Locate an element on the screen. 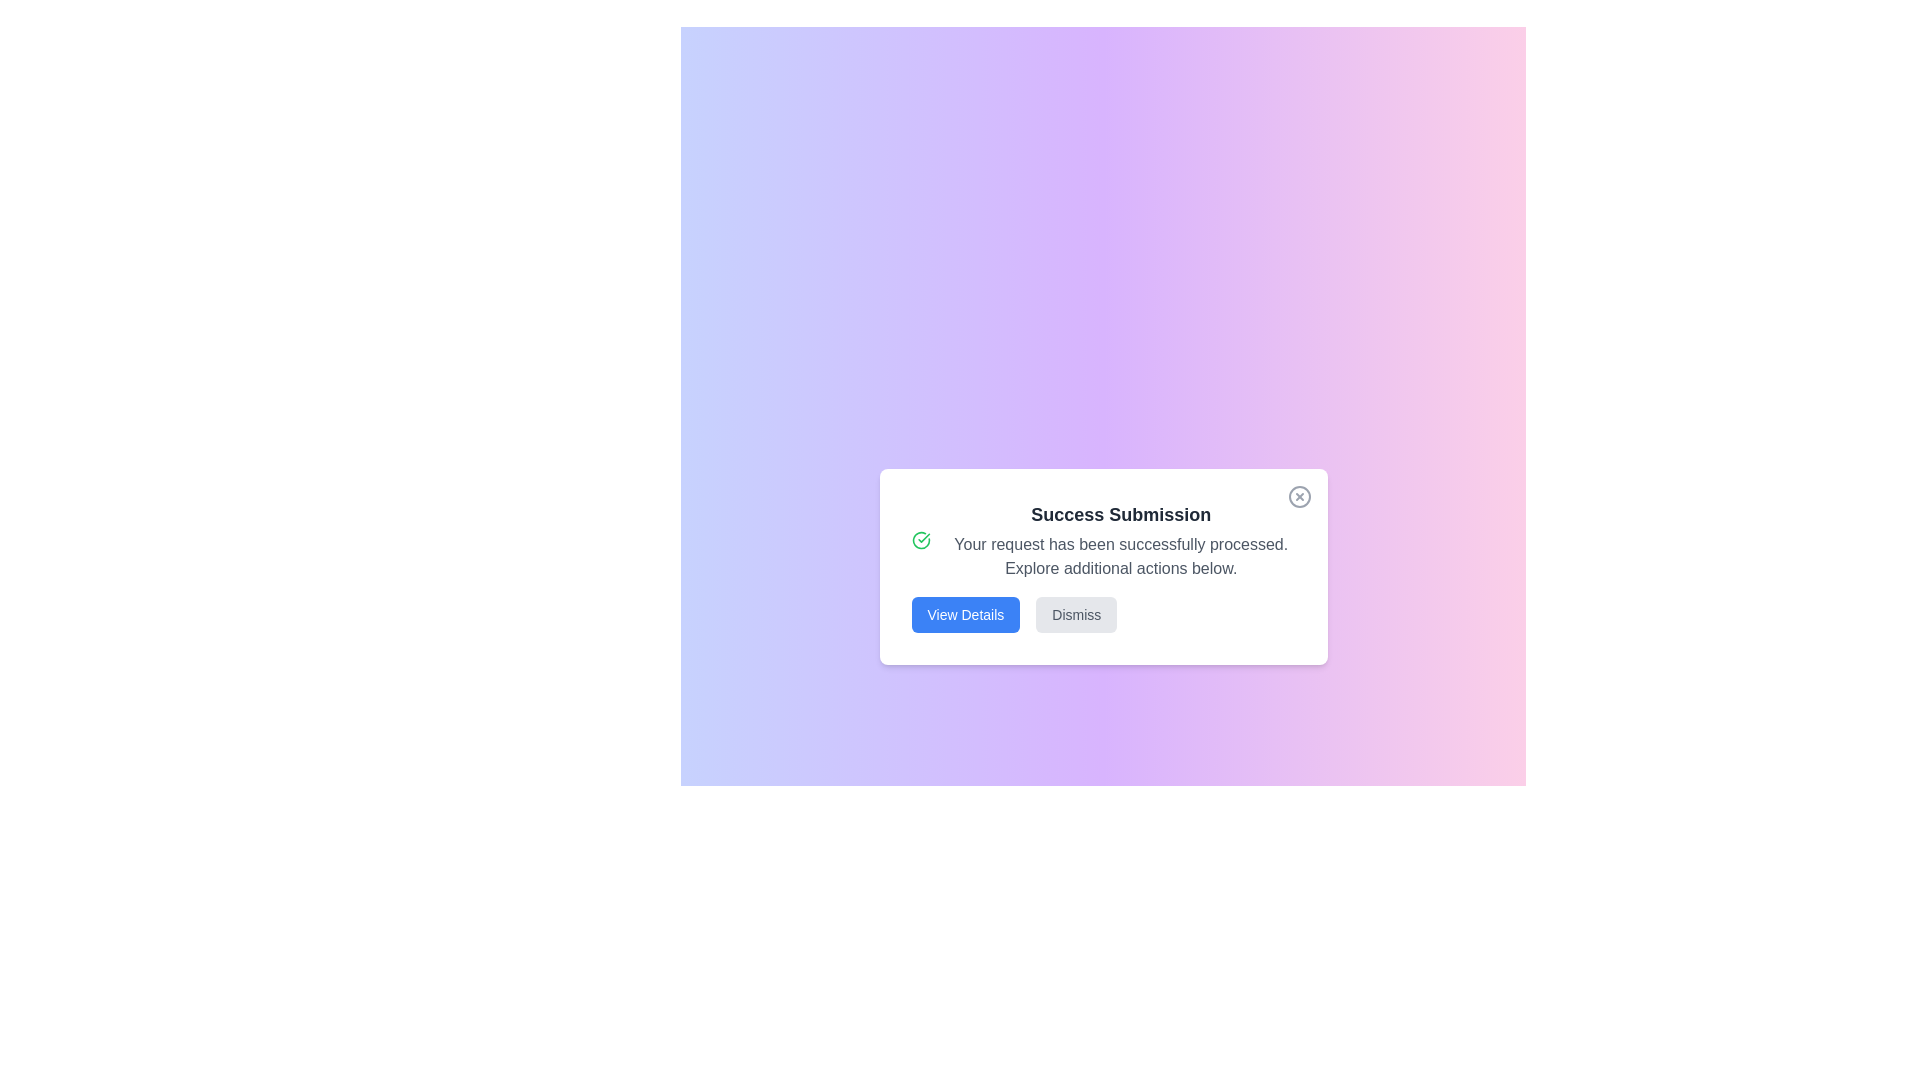 The width and height of the screenshot is (1920, 1080). the close button icon, represented by a small circular graphic with an 'X', located in the top-right corner of the modal window displaying 'Success Submission' is located at coordinates (1299, 496).